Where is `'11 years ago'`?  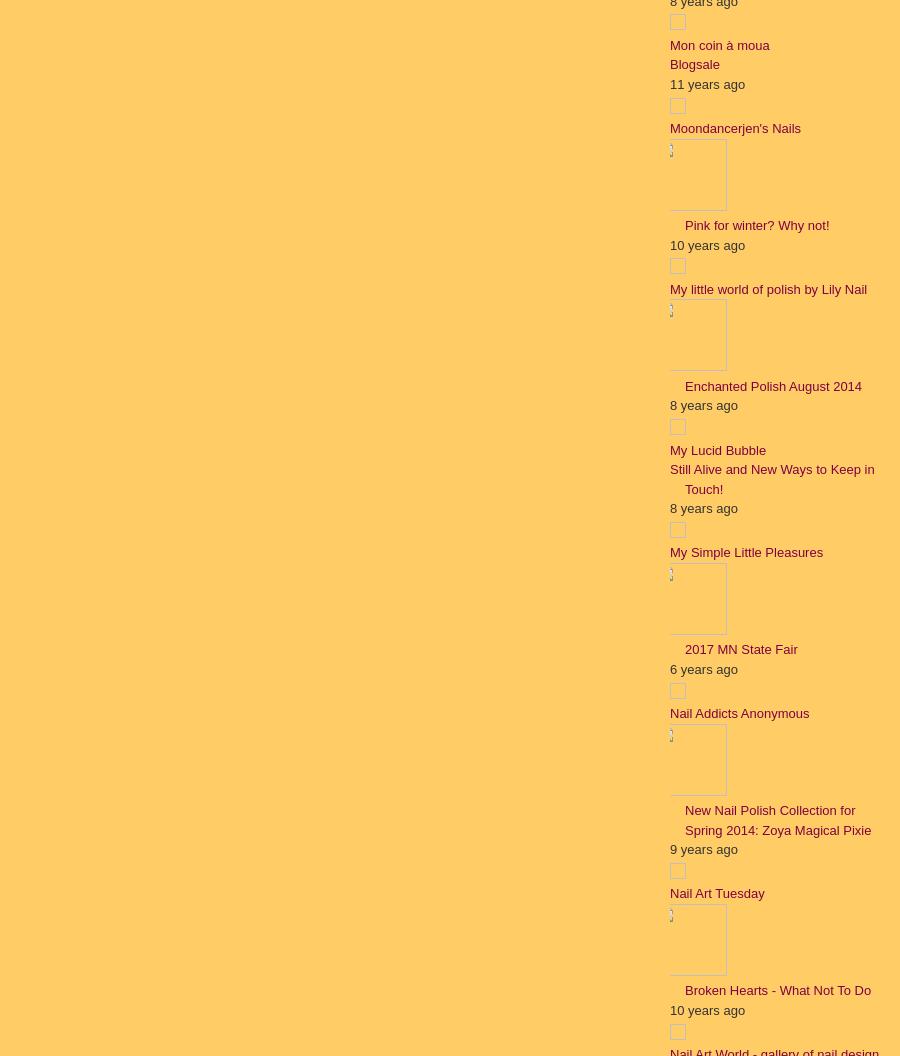
'11 years ago' is located at coordinates (706, 82).